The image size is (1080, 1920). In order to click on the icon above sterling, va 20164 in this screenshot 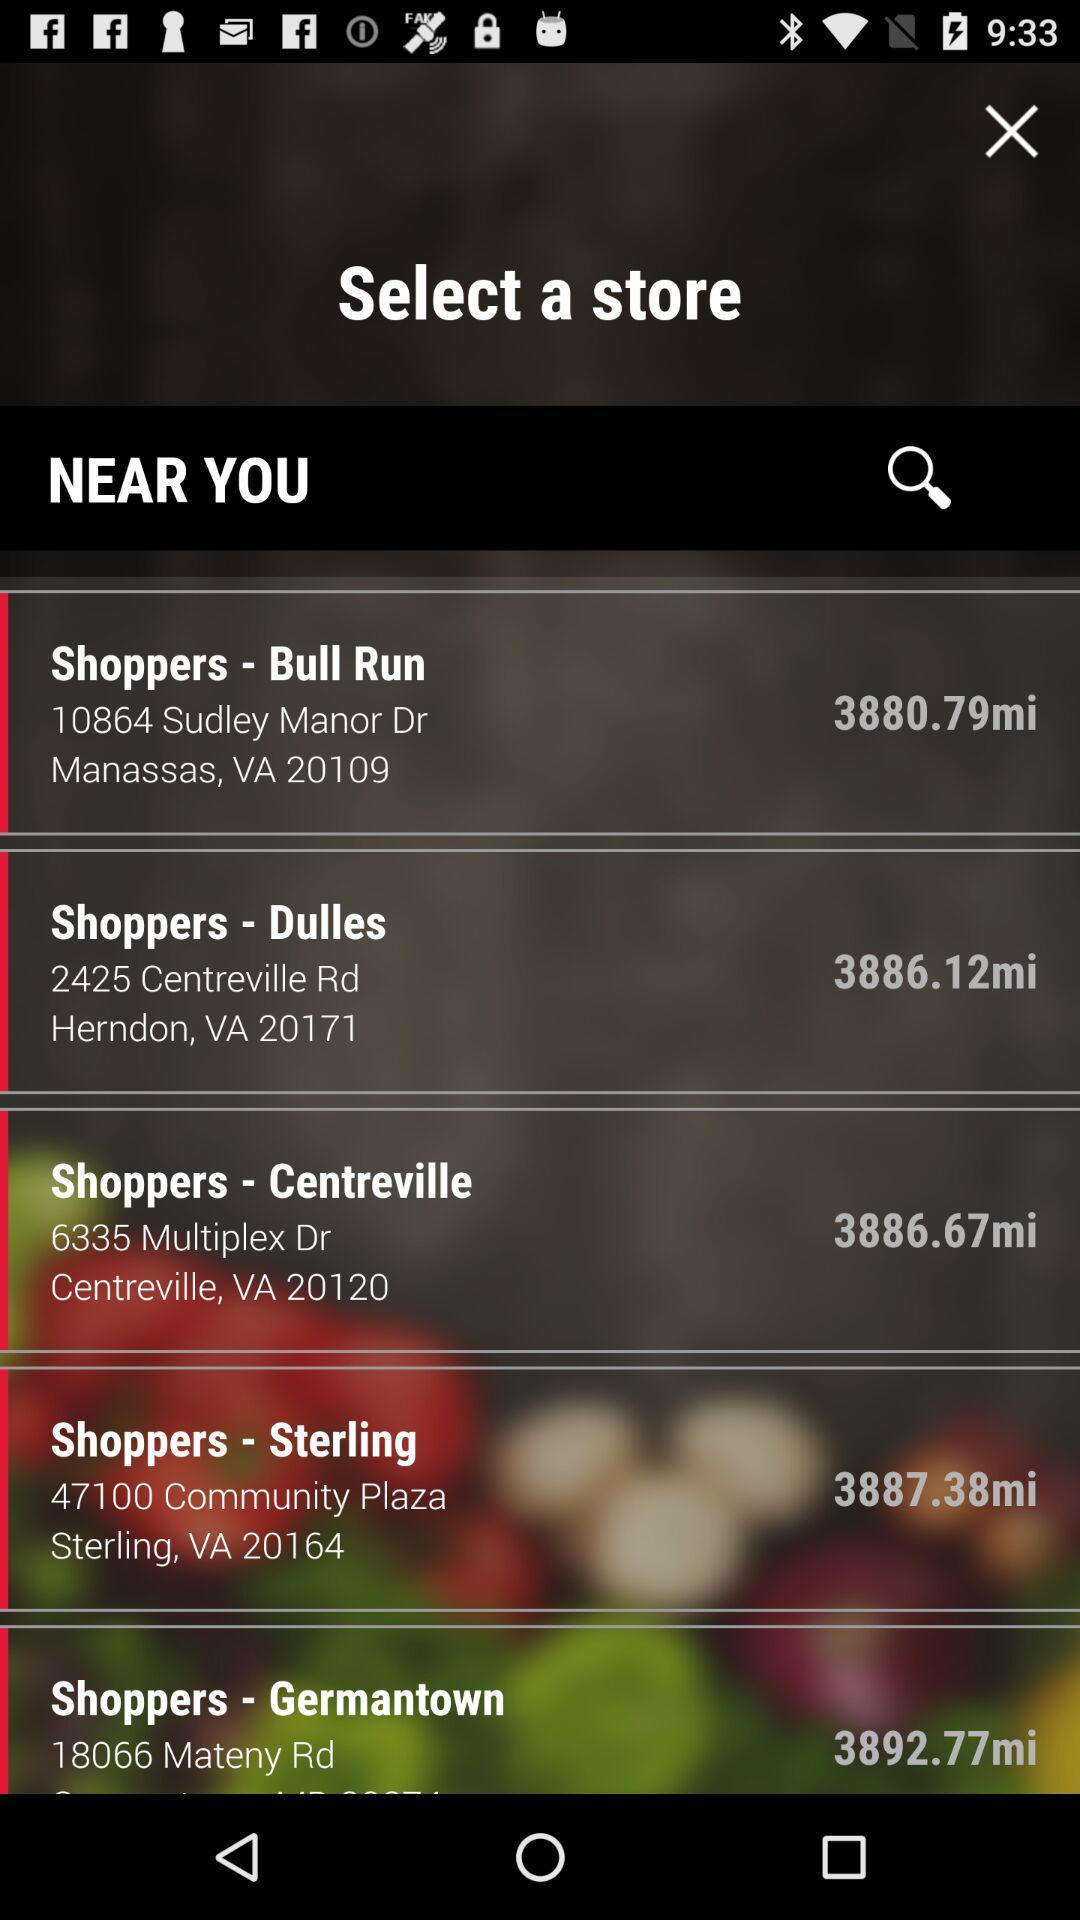, I will do `click(440, 1494)`.